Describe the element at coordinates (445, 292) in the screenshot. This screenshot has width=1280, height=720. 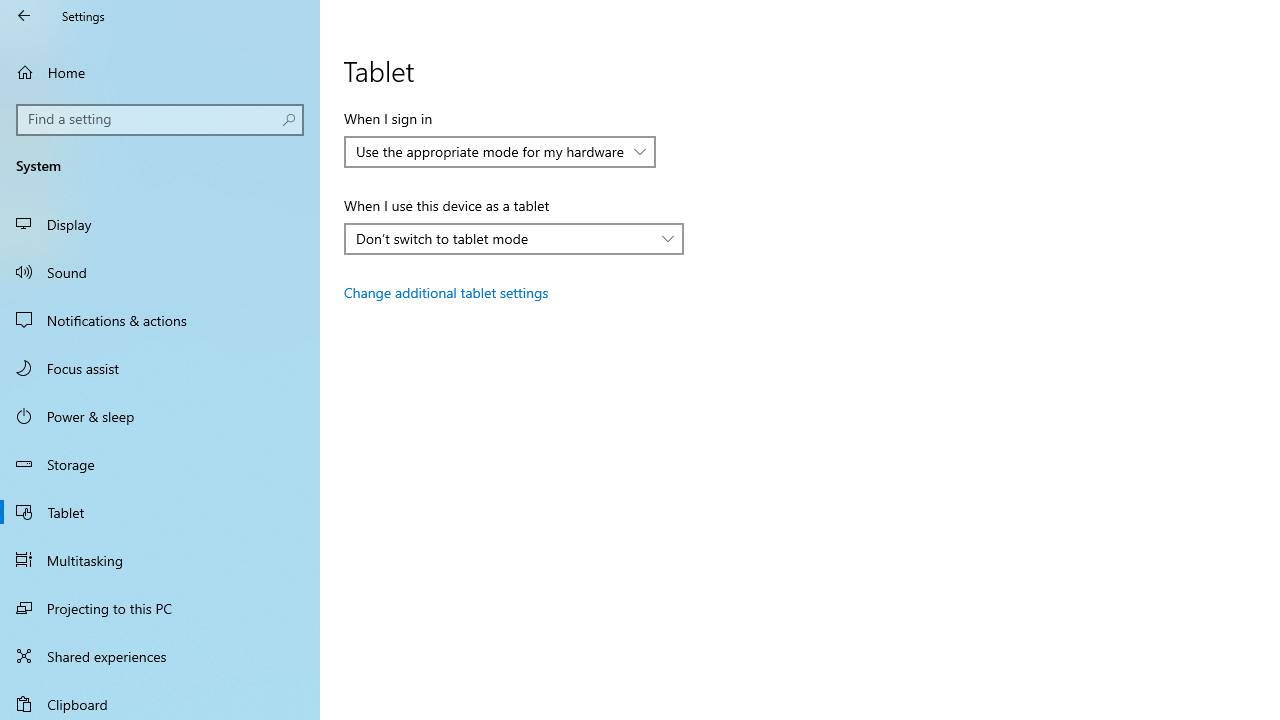
I see `'Change additional tablet settings'` at that location.